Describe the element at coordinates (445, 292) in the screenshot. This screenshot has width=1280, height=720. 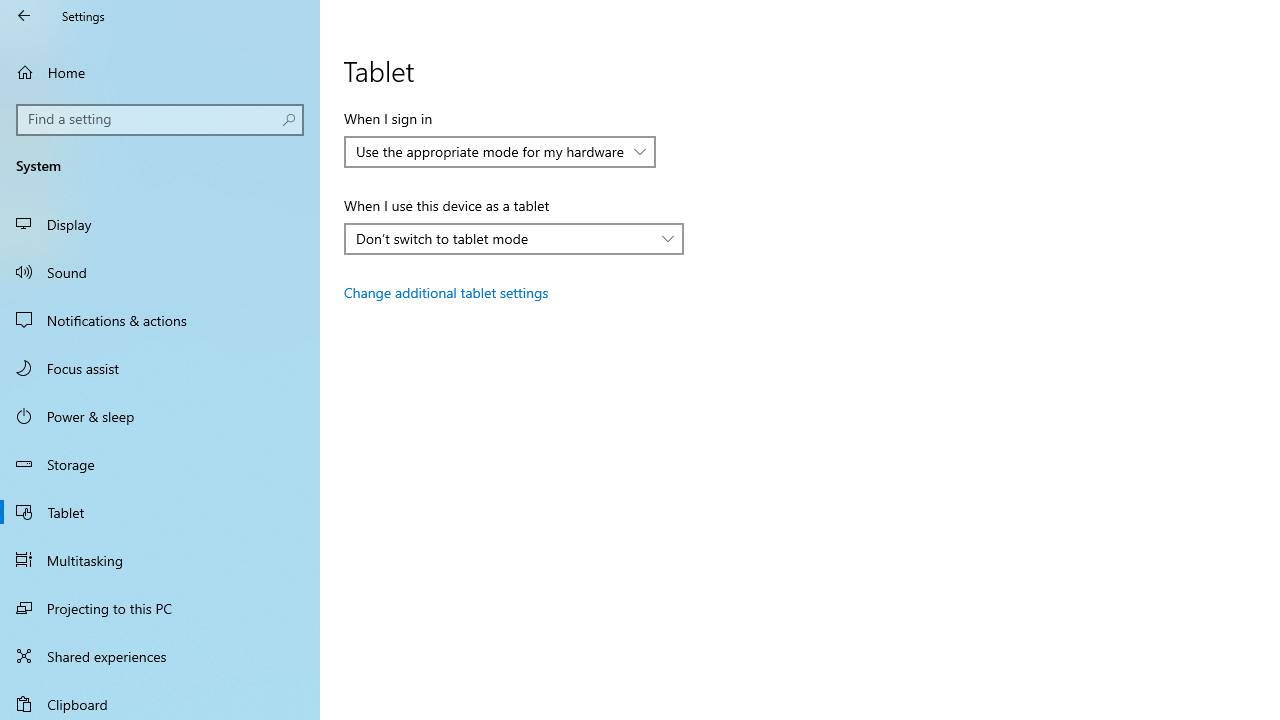
I see `'Change additional tablet settings'` at that location.